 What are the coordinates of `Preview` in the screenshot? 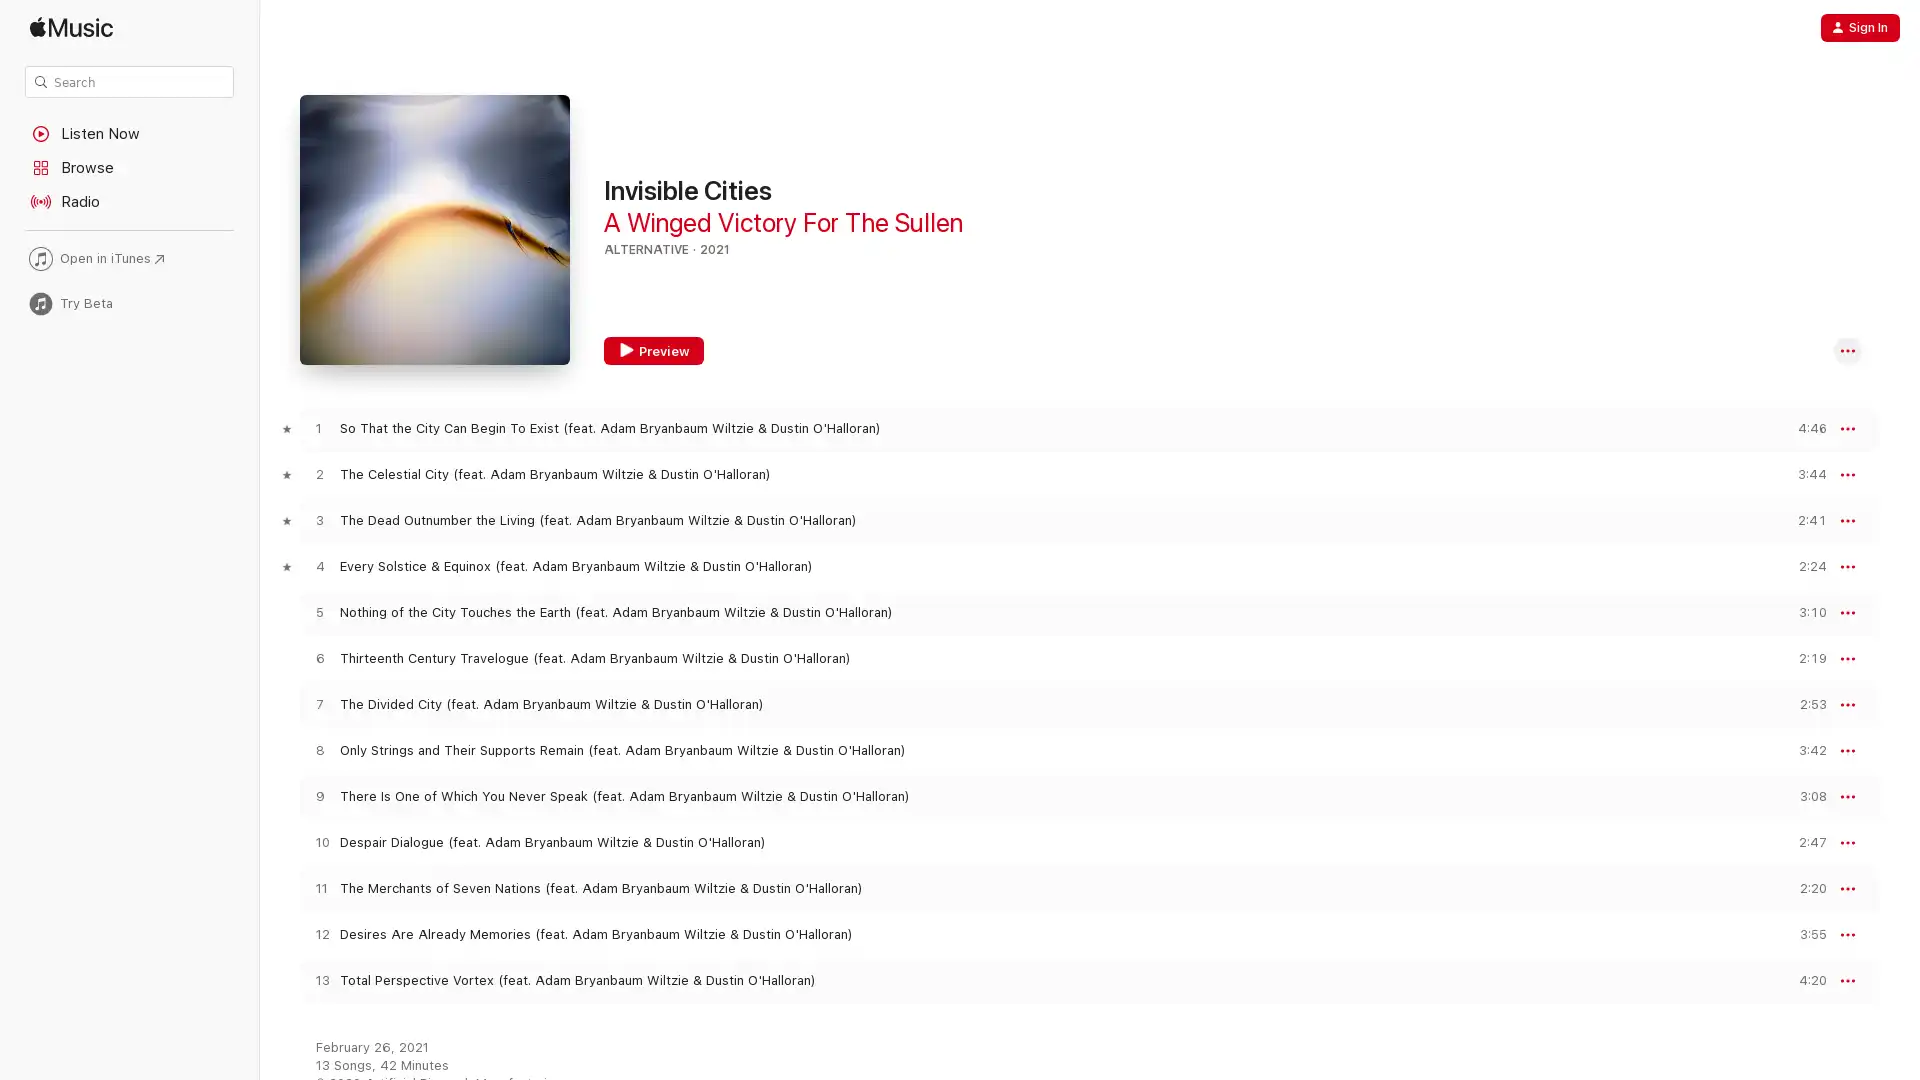 It's located at (1804, 703).